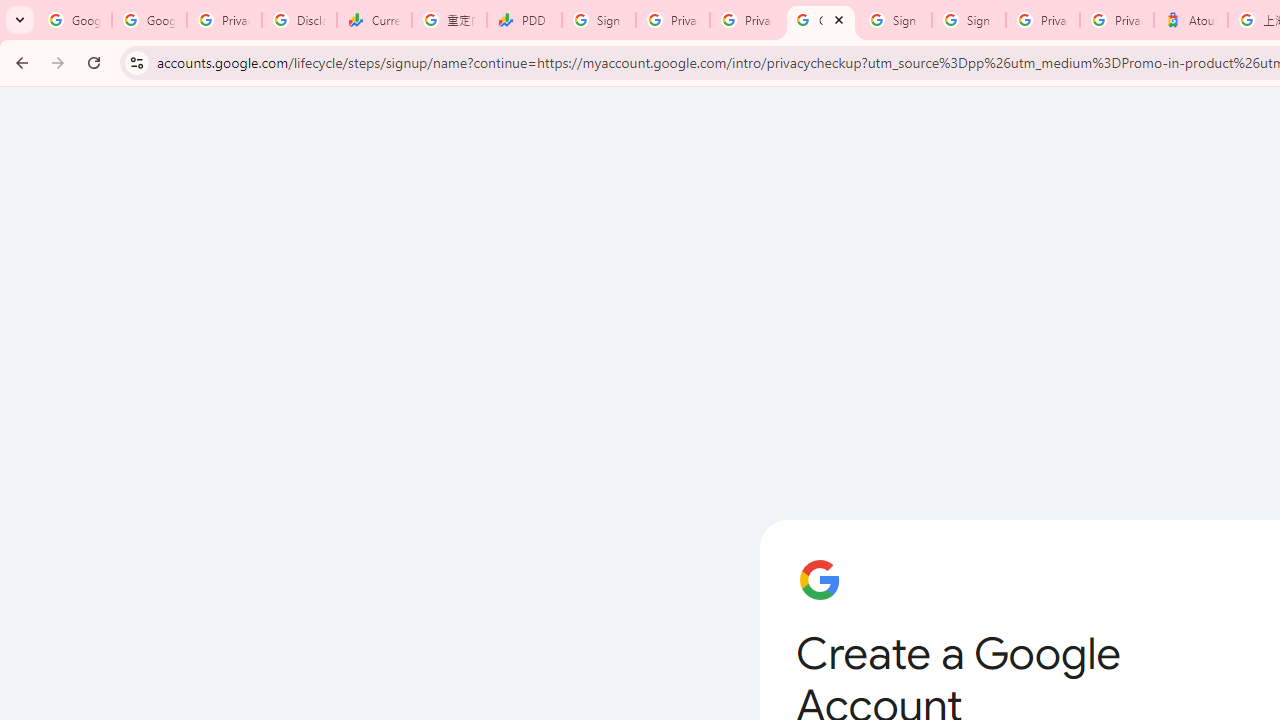  I want to click on 'Reload', so click(93, 61).